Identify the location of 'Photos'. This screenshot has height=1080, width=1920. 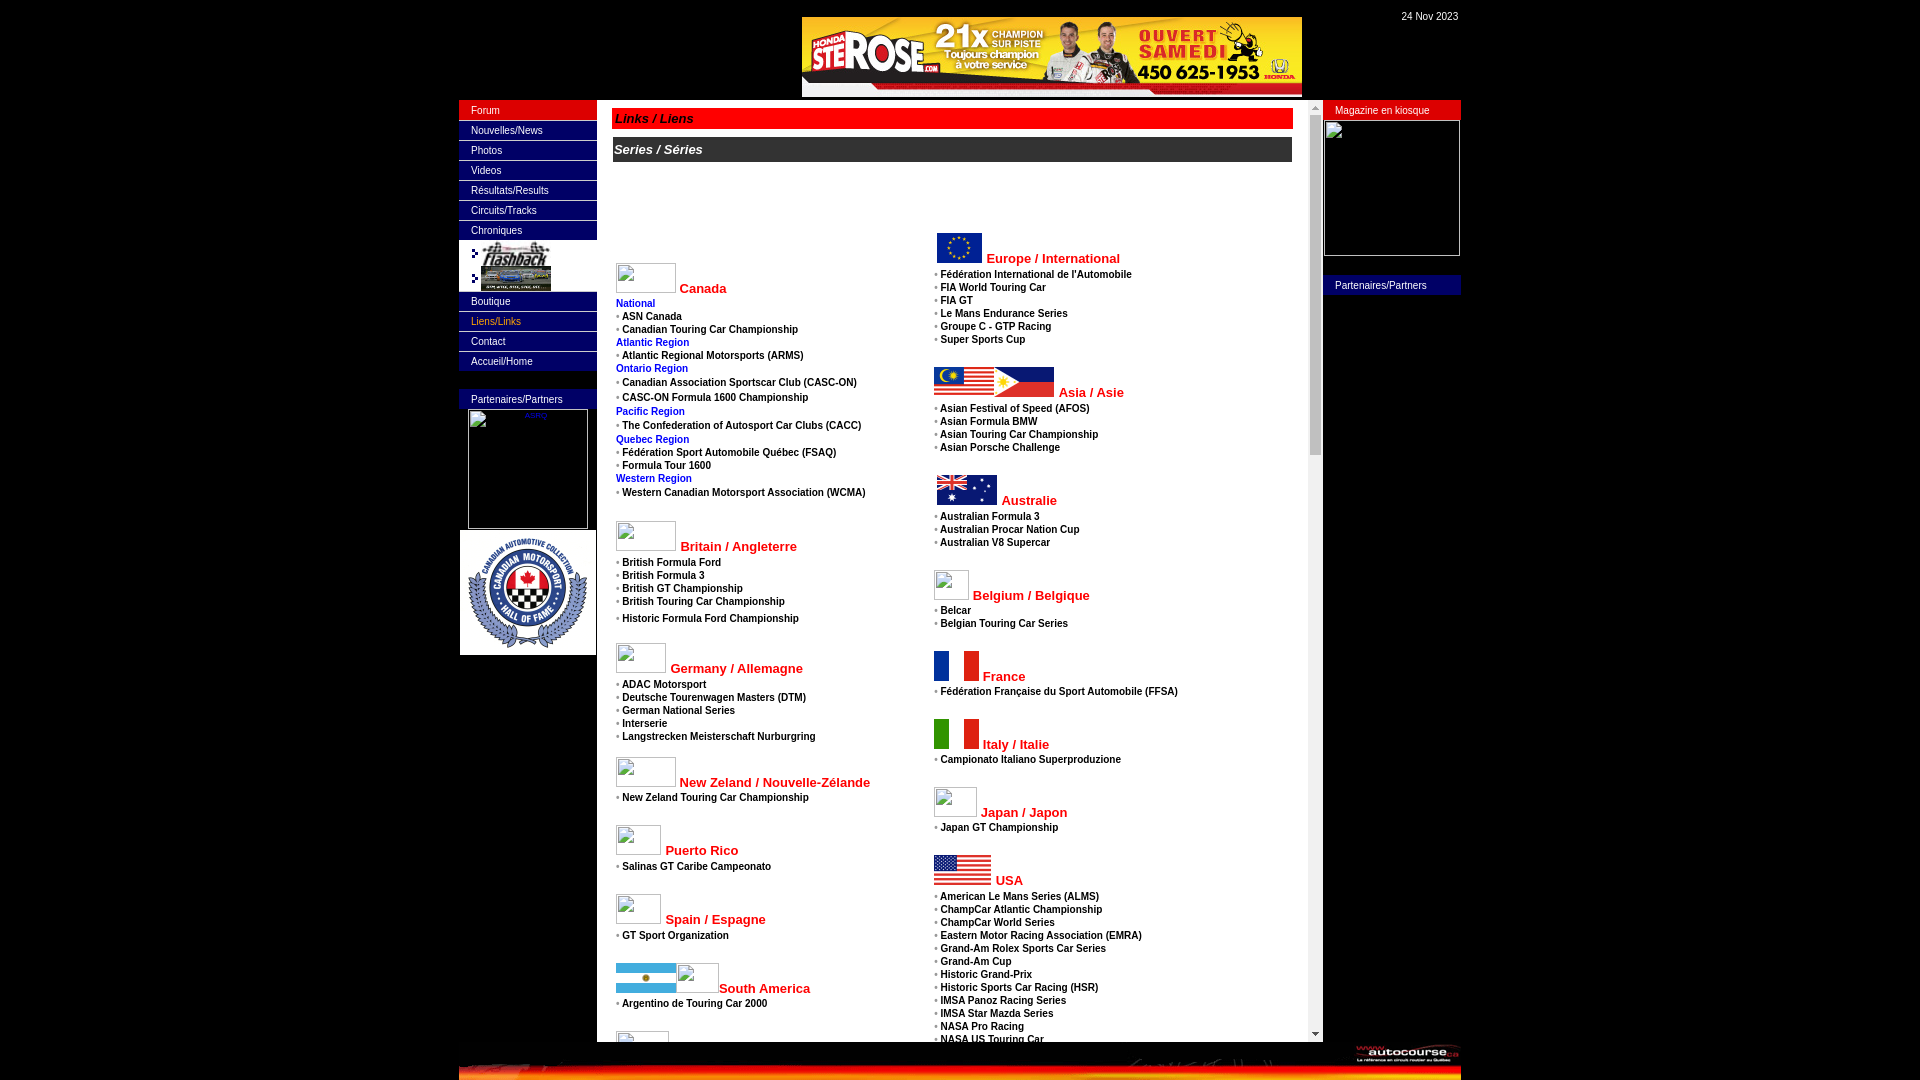
(486, 149).